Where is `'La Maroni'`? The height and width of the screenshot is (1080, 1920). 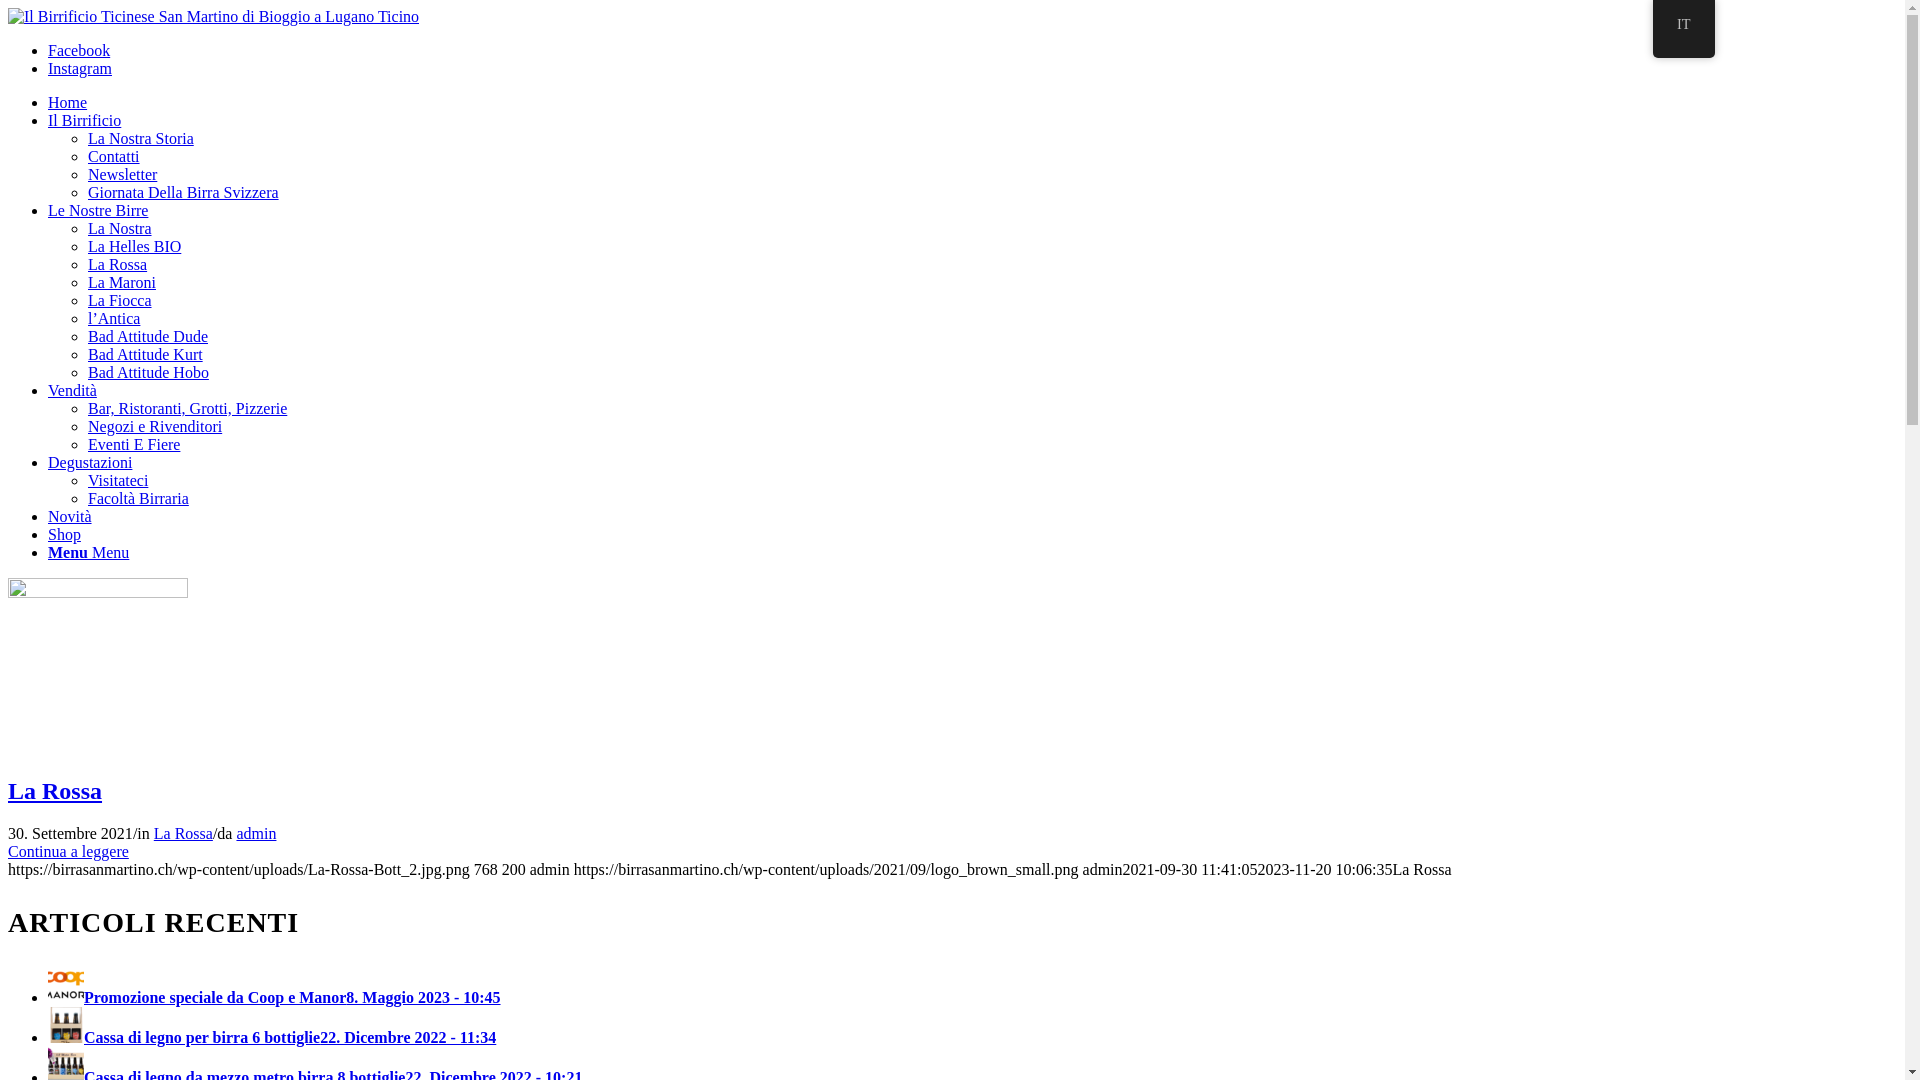
'La Maroni' is located at coordinates (120, 282).